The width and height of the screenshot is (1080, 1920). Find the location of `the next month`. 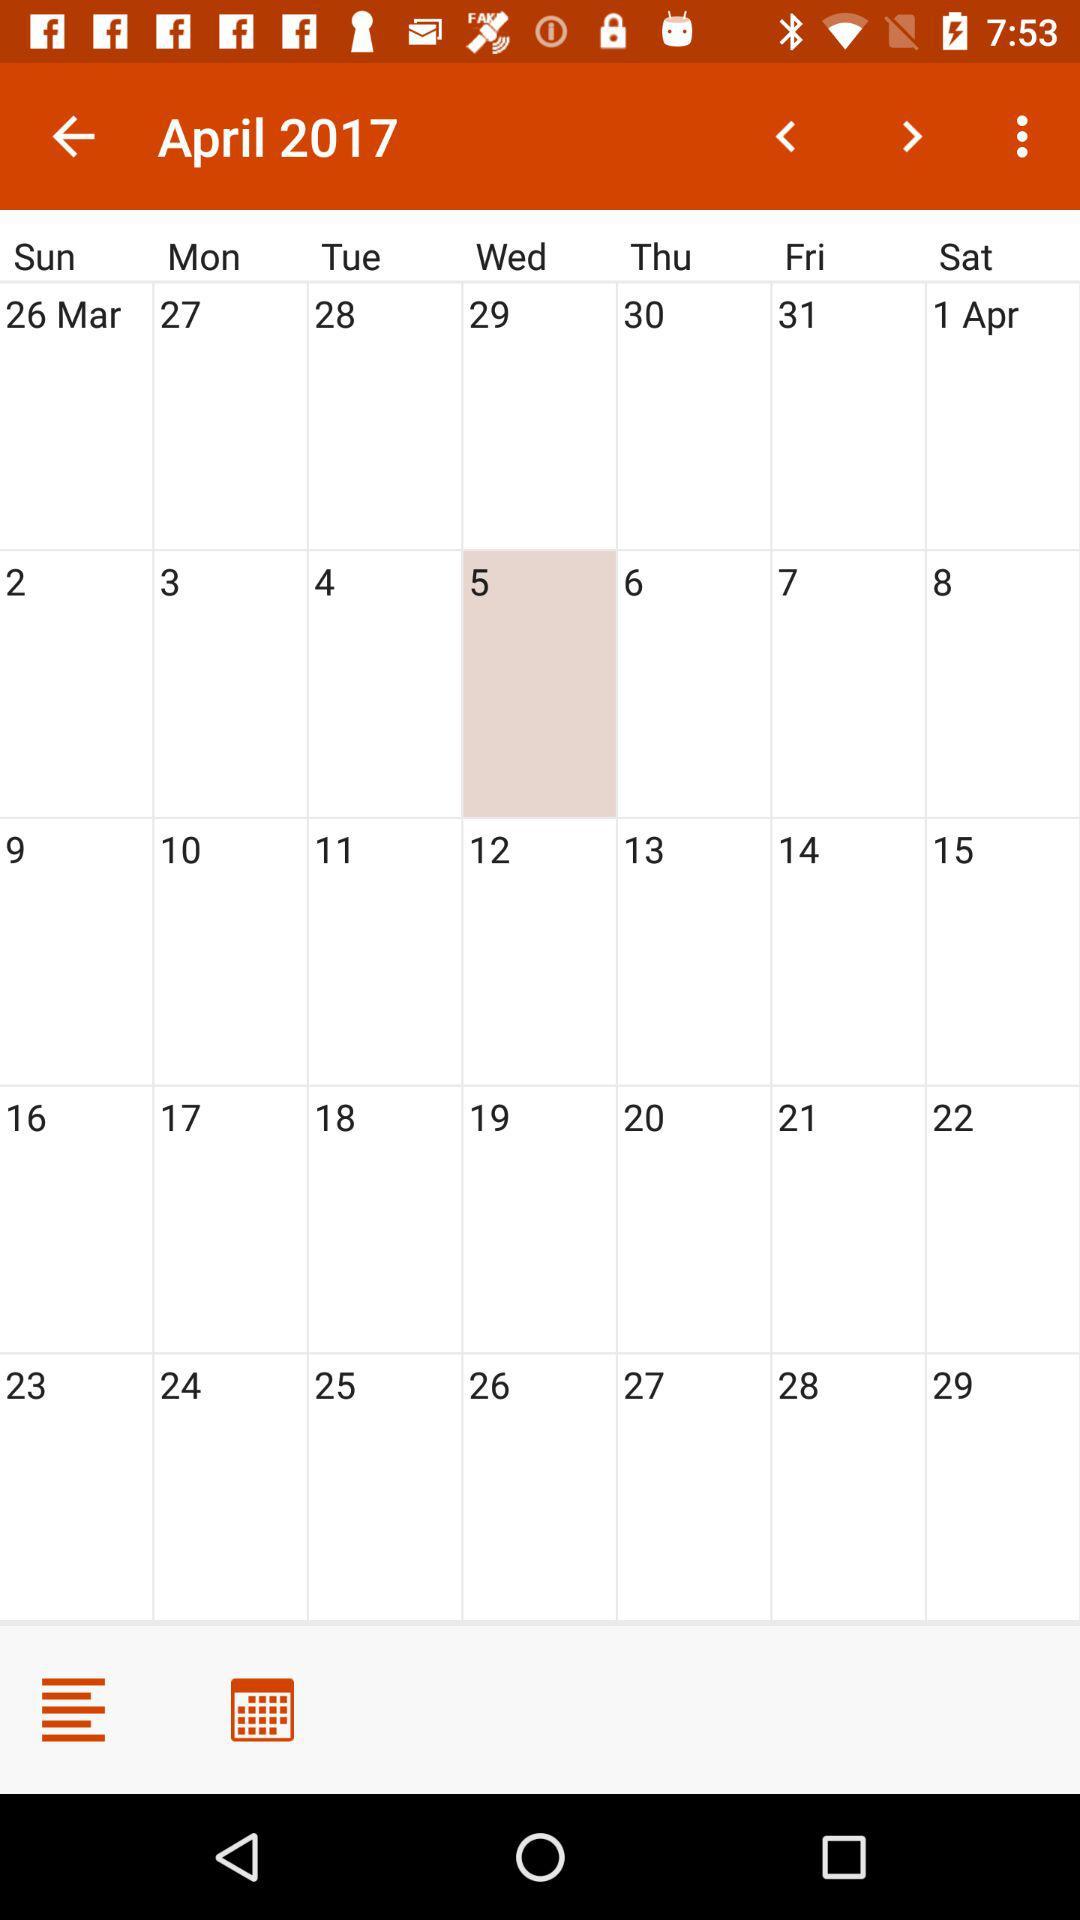

the next month is located at coordinates (911, 135).